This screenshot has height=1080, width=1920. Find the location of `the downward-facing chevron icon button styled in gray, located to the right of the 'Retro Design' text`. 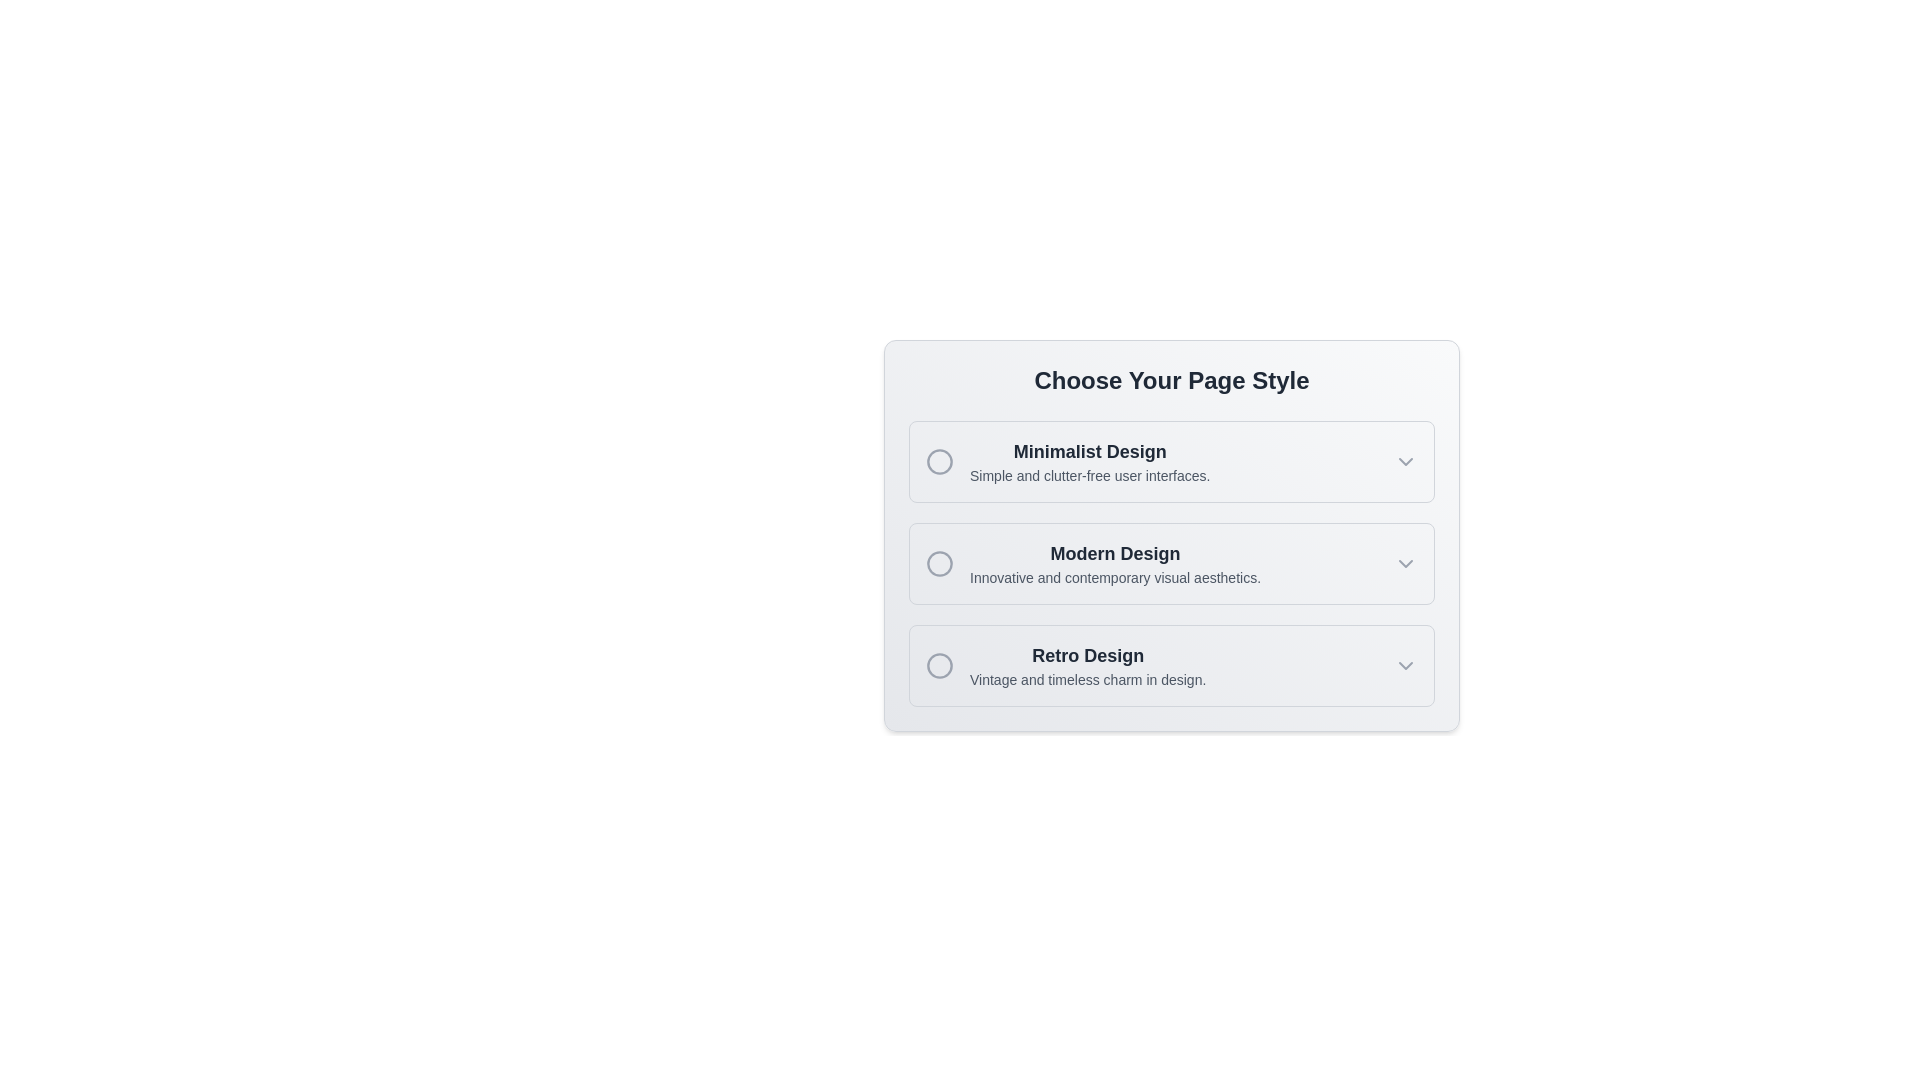

the downward-facing chevron icon button styled in gray, located to the right of the 'Retro Design' text is located at coordinates (1405, 666).